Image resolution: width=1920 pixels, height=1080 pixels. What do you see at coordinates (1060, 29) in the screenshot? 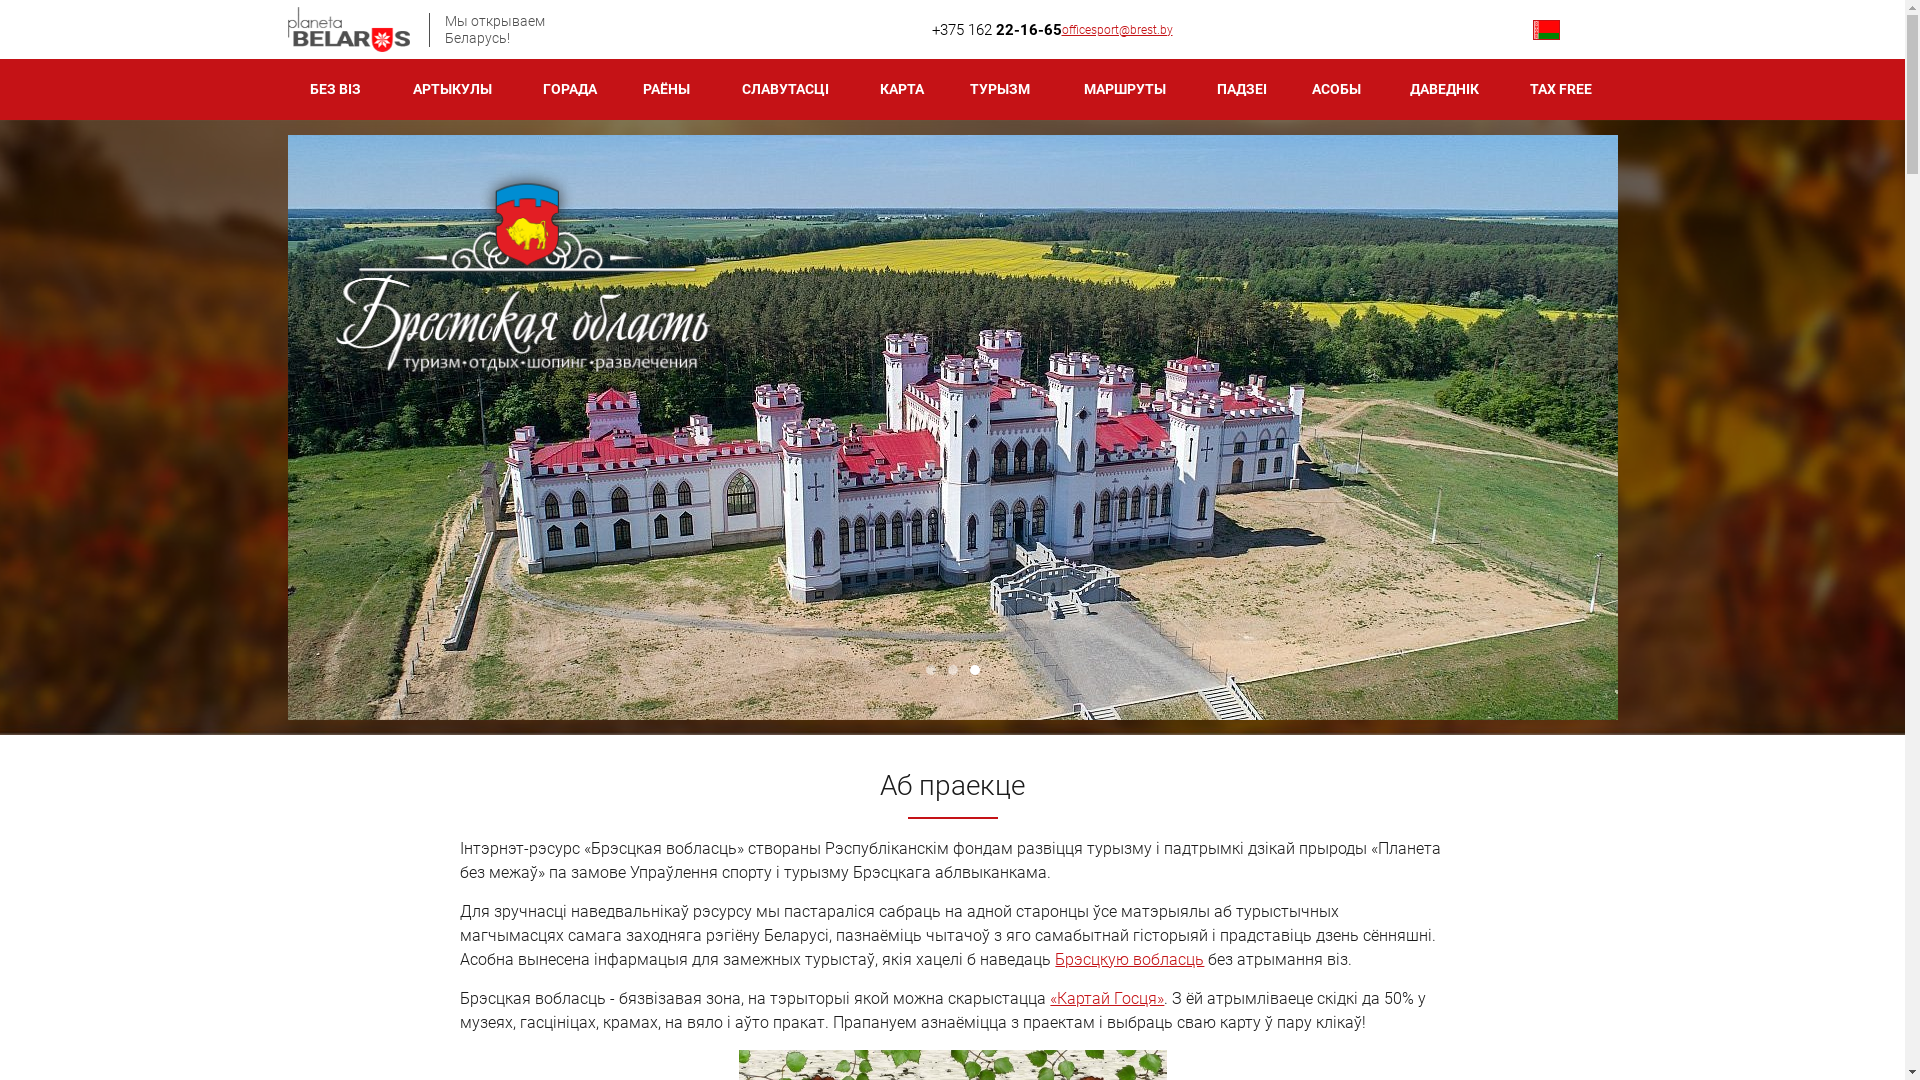
I see `'officesport@brest.by'` at bounding box center [1060, 29].